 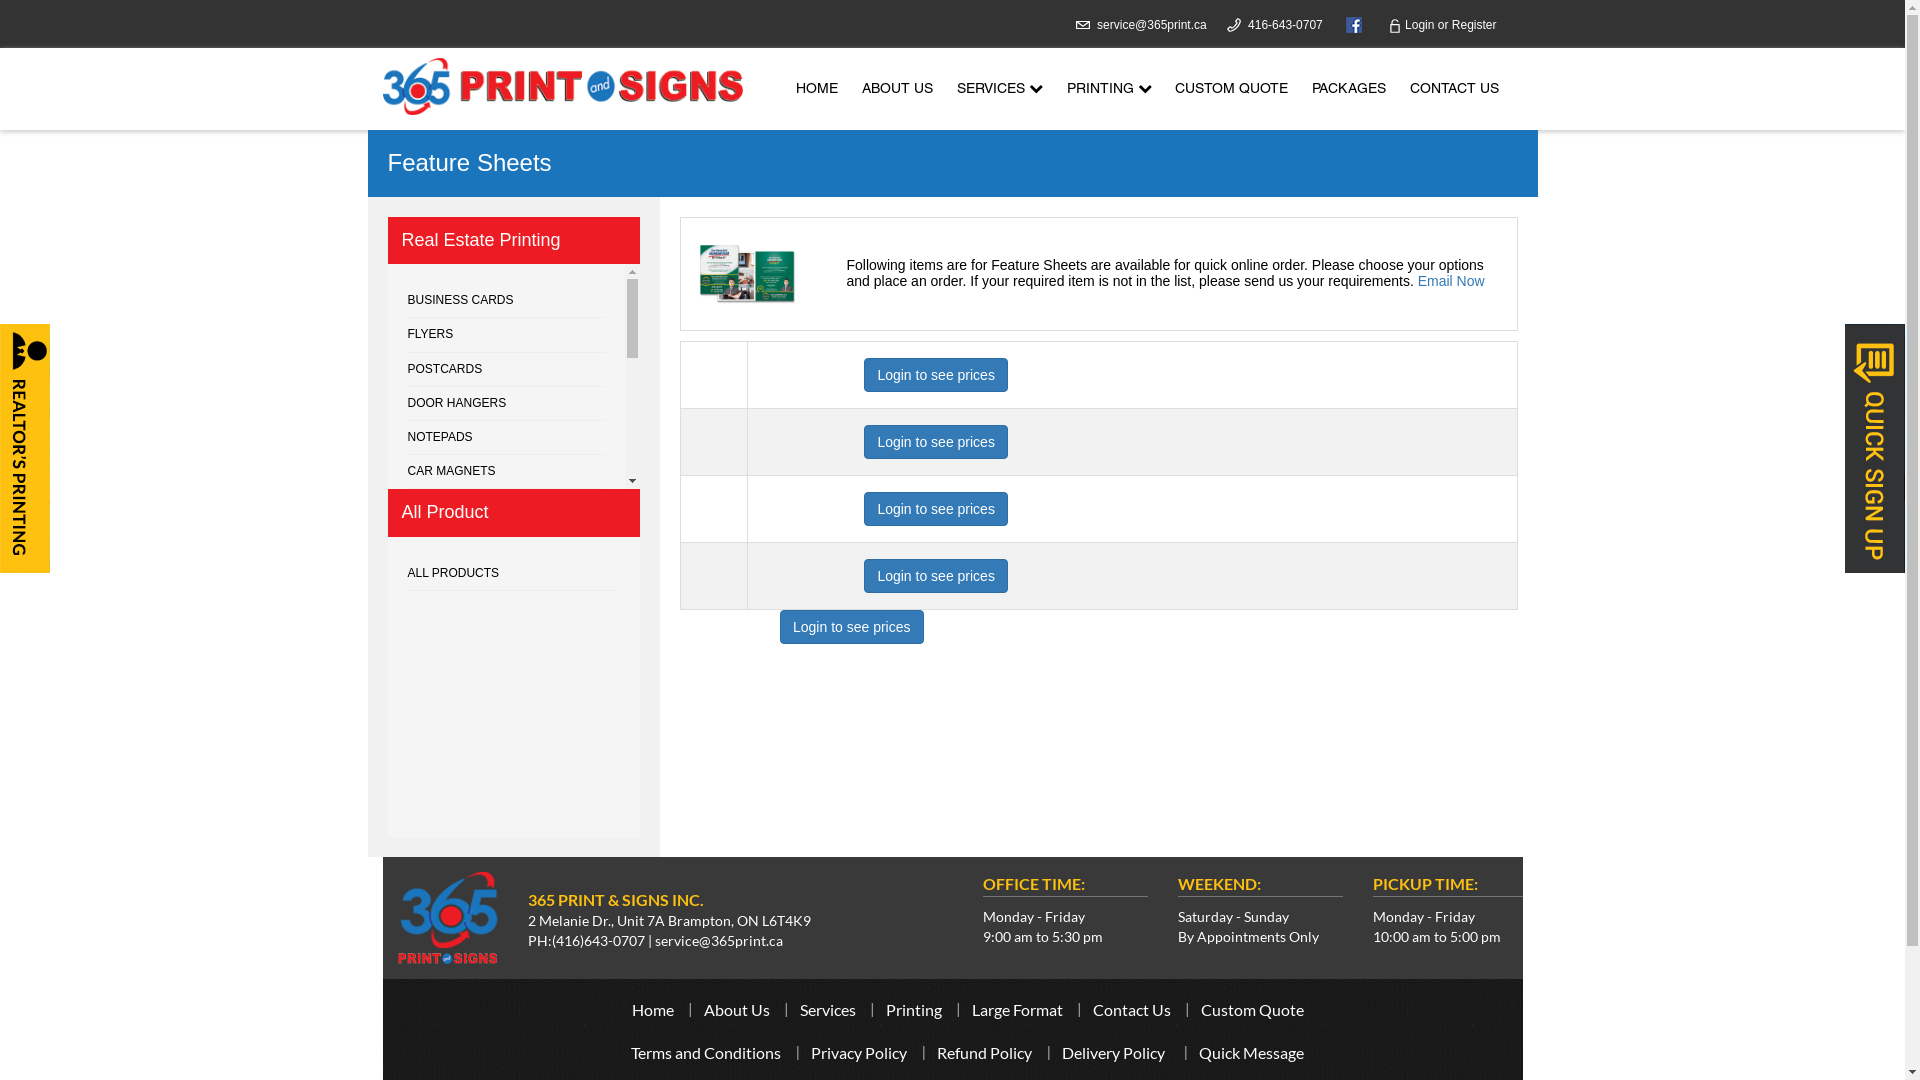 I want to click on 'NOTEPADS', so click(x=507, y=437).